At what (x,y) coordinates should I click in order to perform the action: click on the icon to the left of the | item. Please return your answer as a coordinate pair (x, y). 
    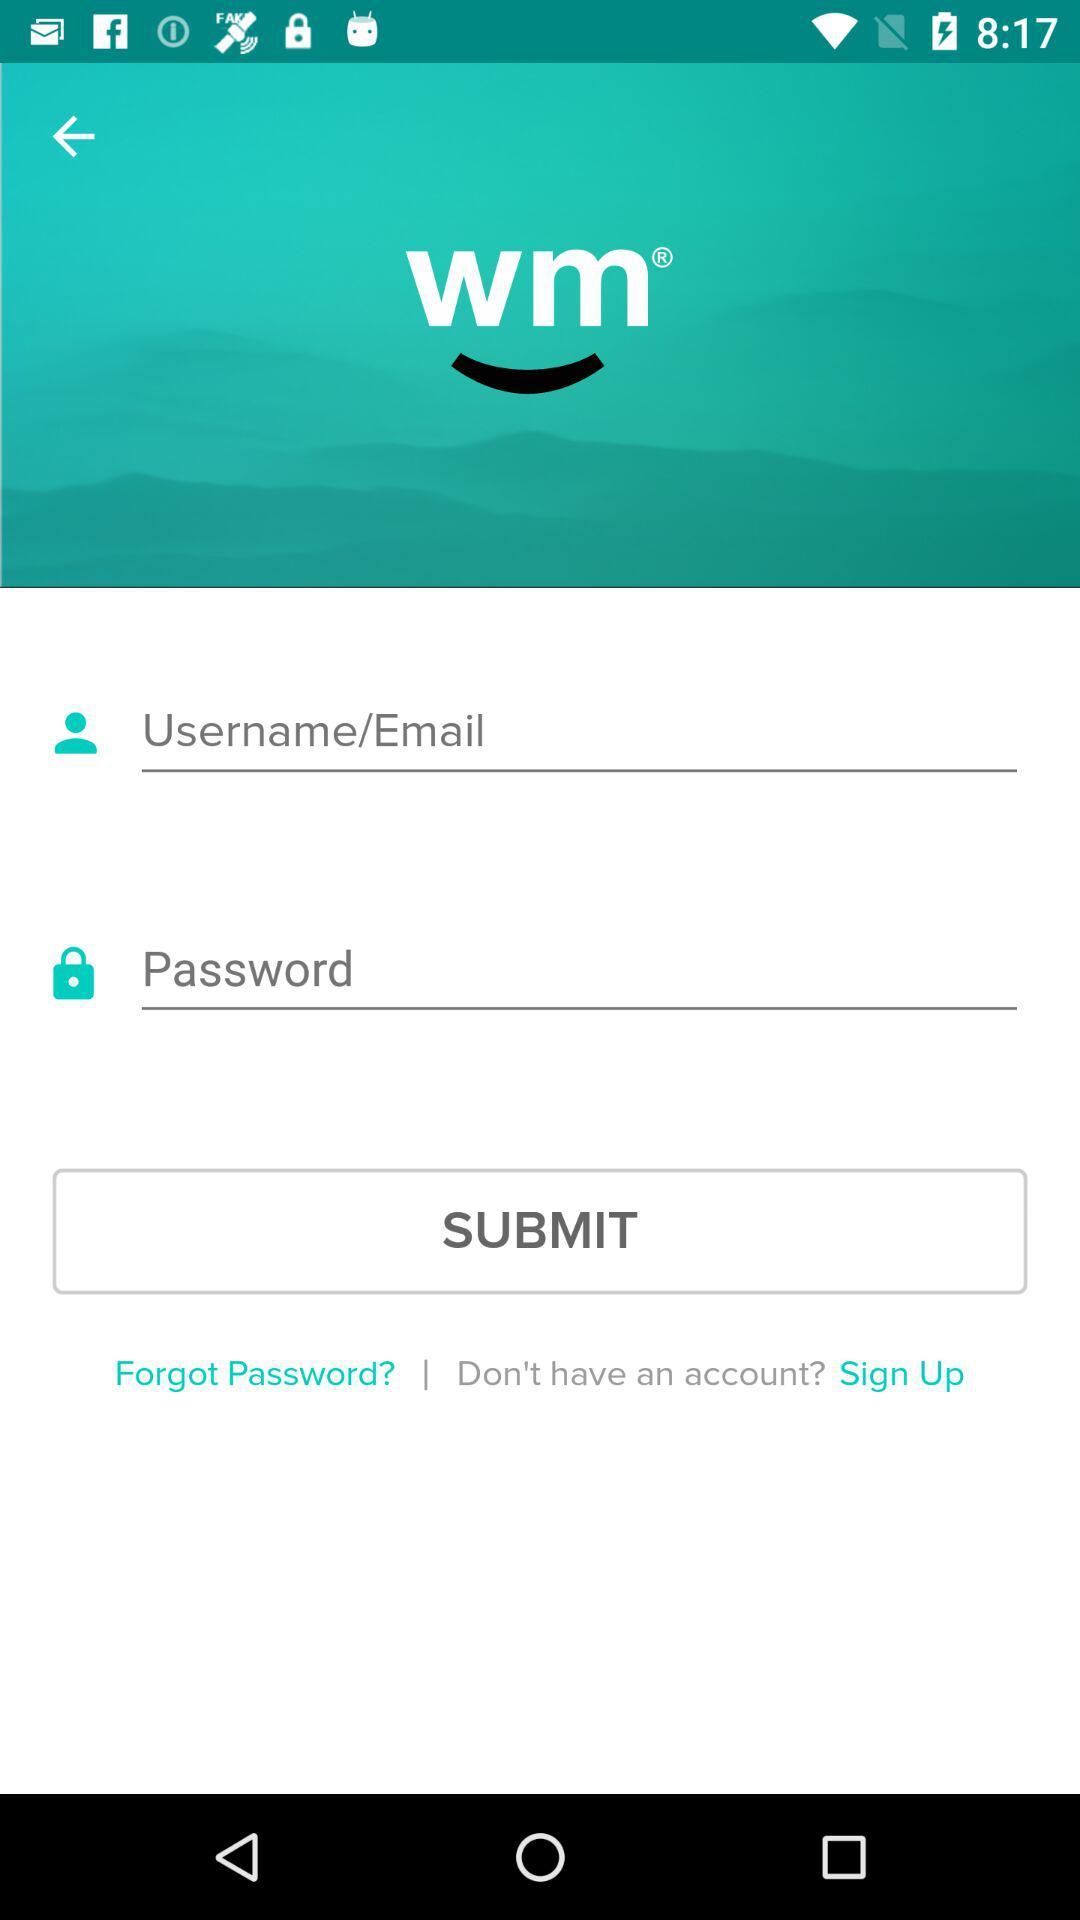
    Looking at the image, I should click on (253, 1373).